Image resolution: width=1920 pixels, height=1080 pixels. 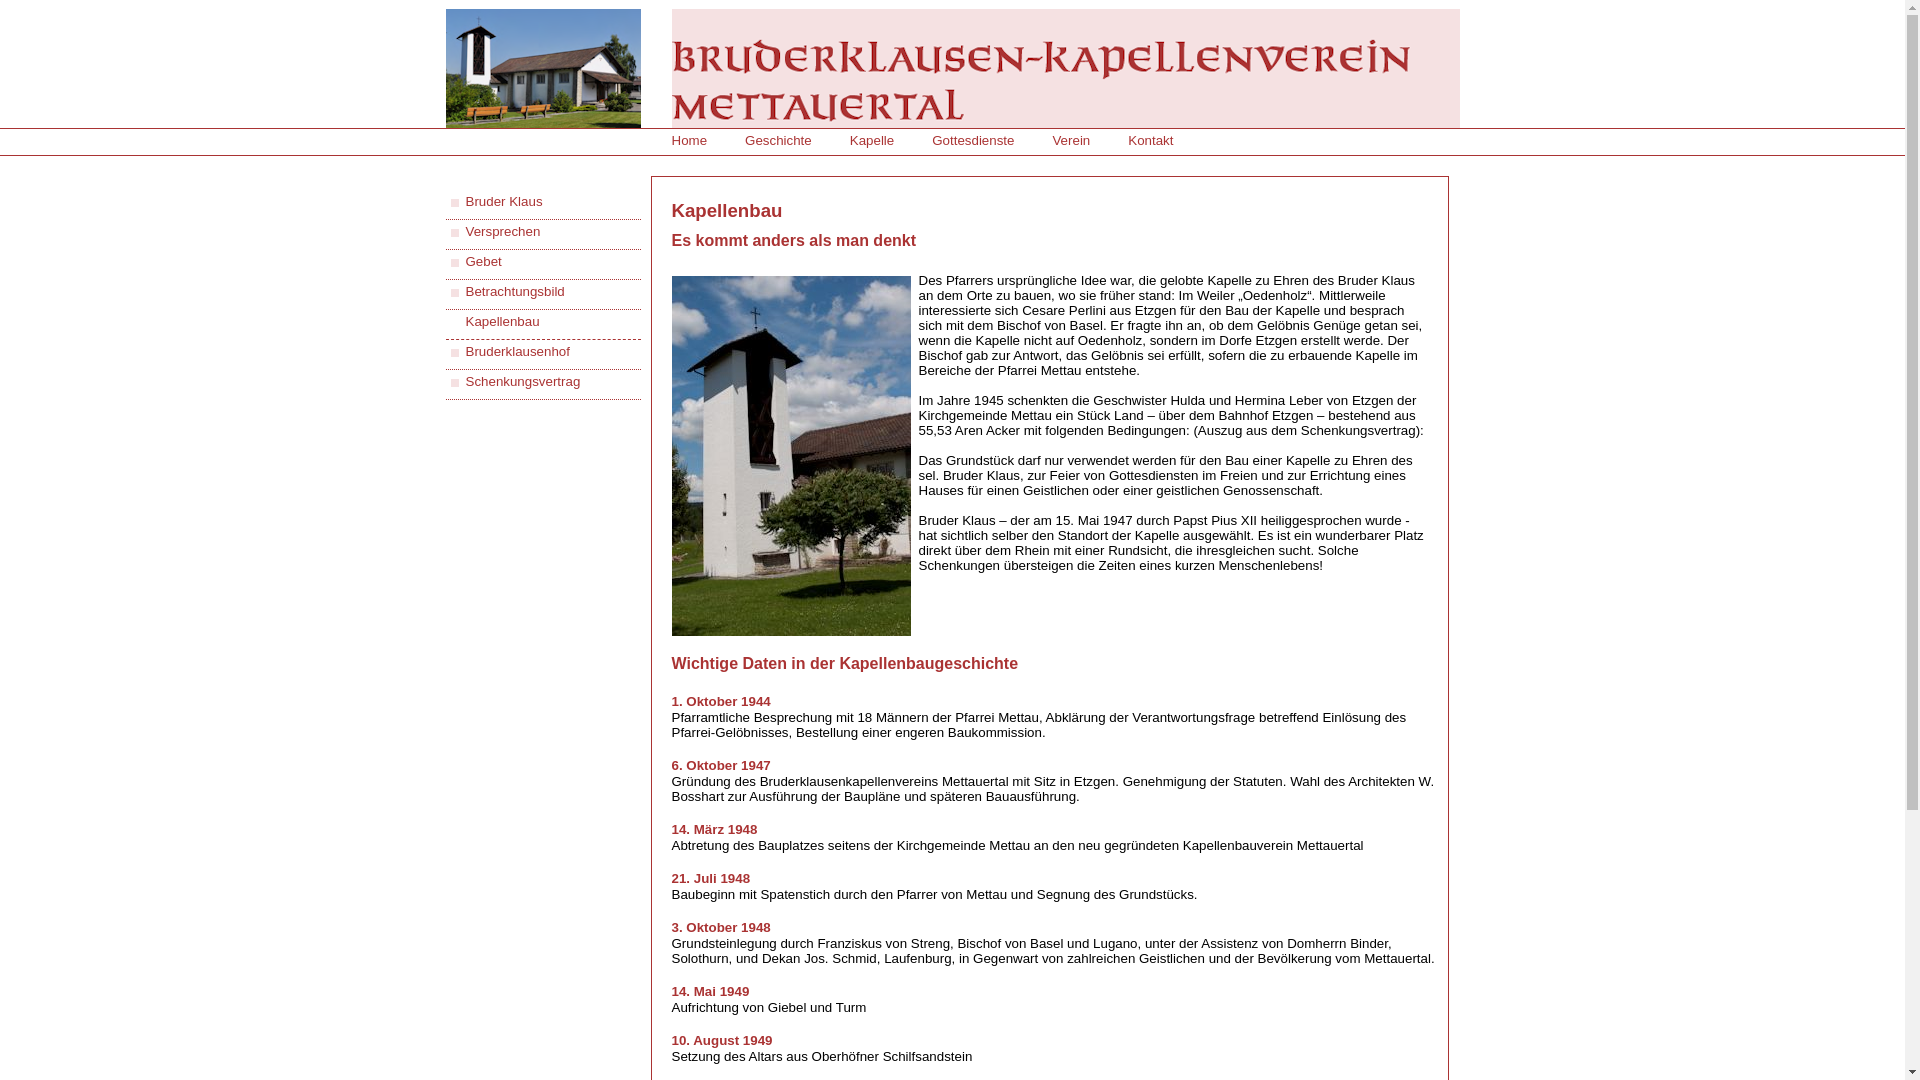 What do you see at coordinates (1128, 139) in the screenshot?
I see `'Kontakt'` at bounding box center [1128, 139].